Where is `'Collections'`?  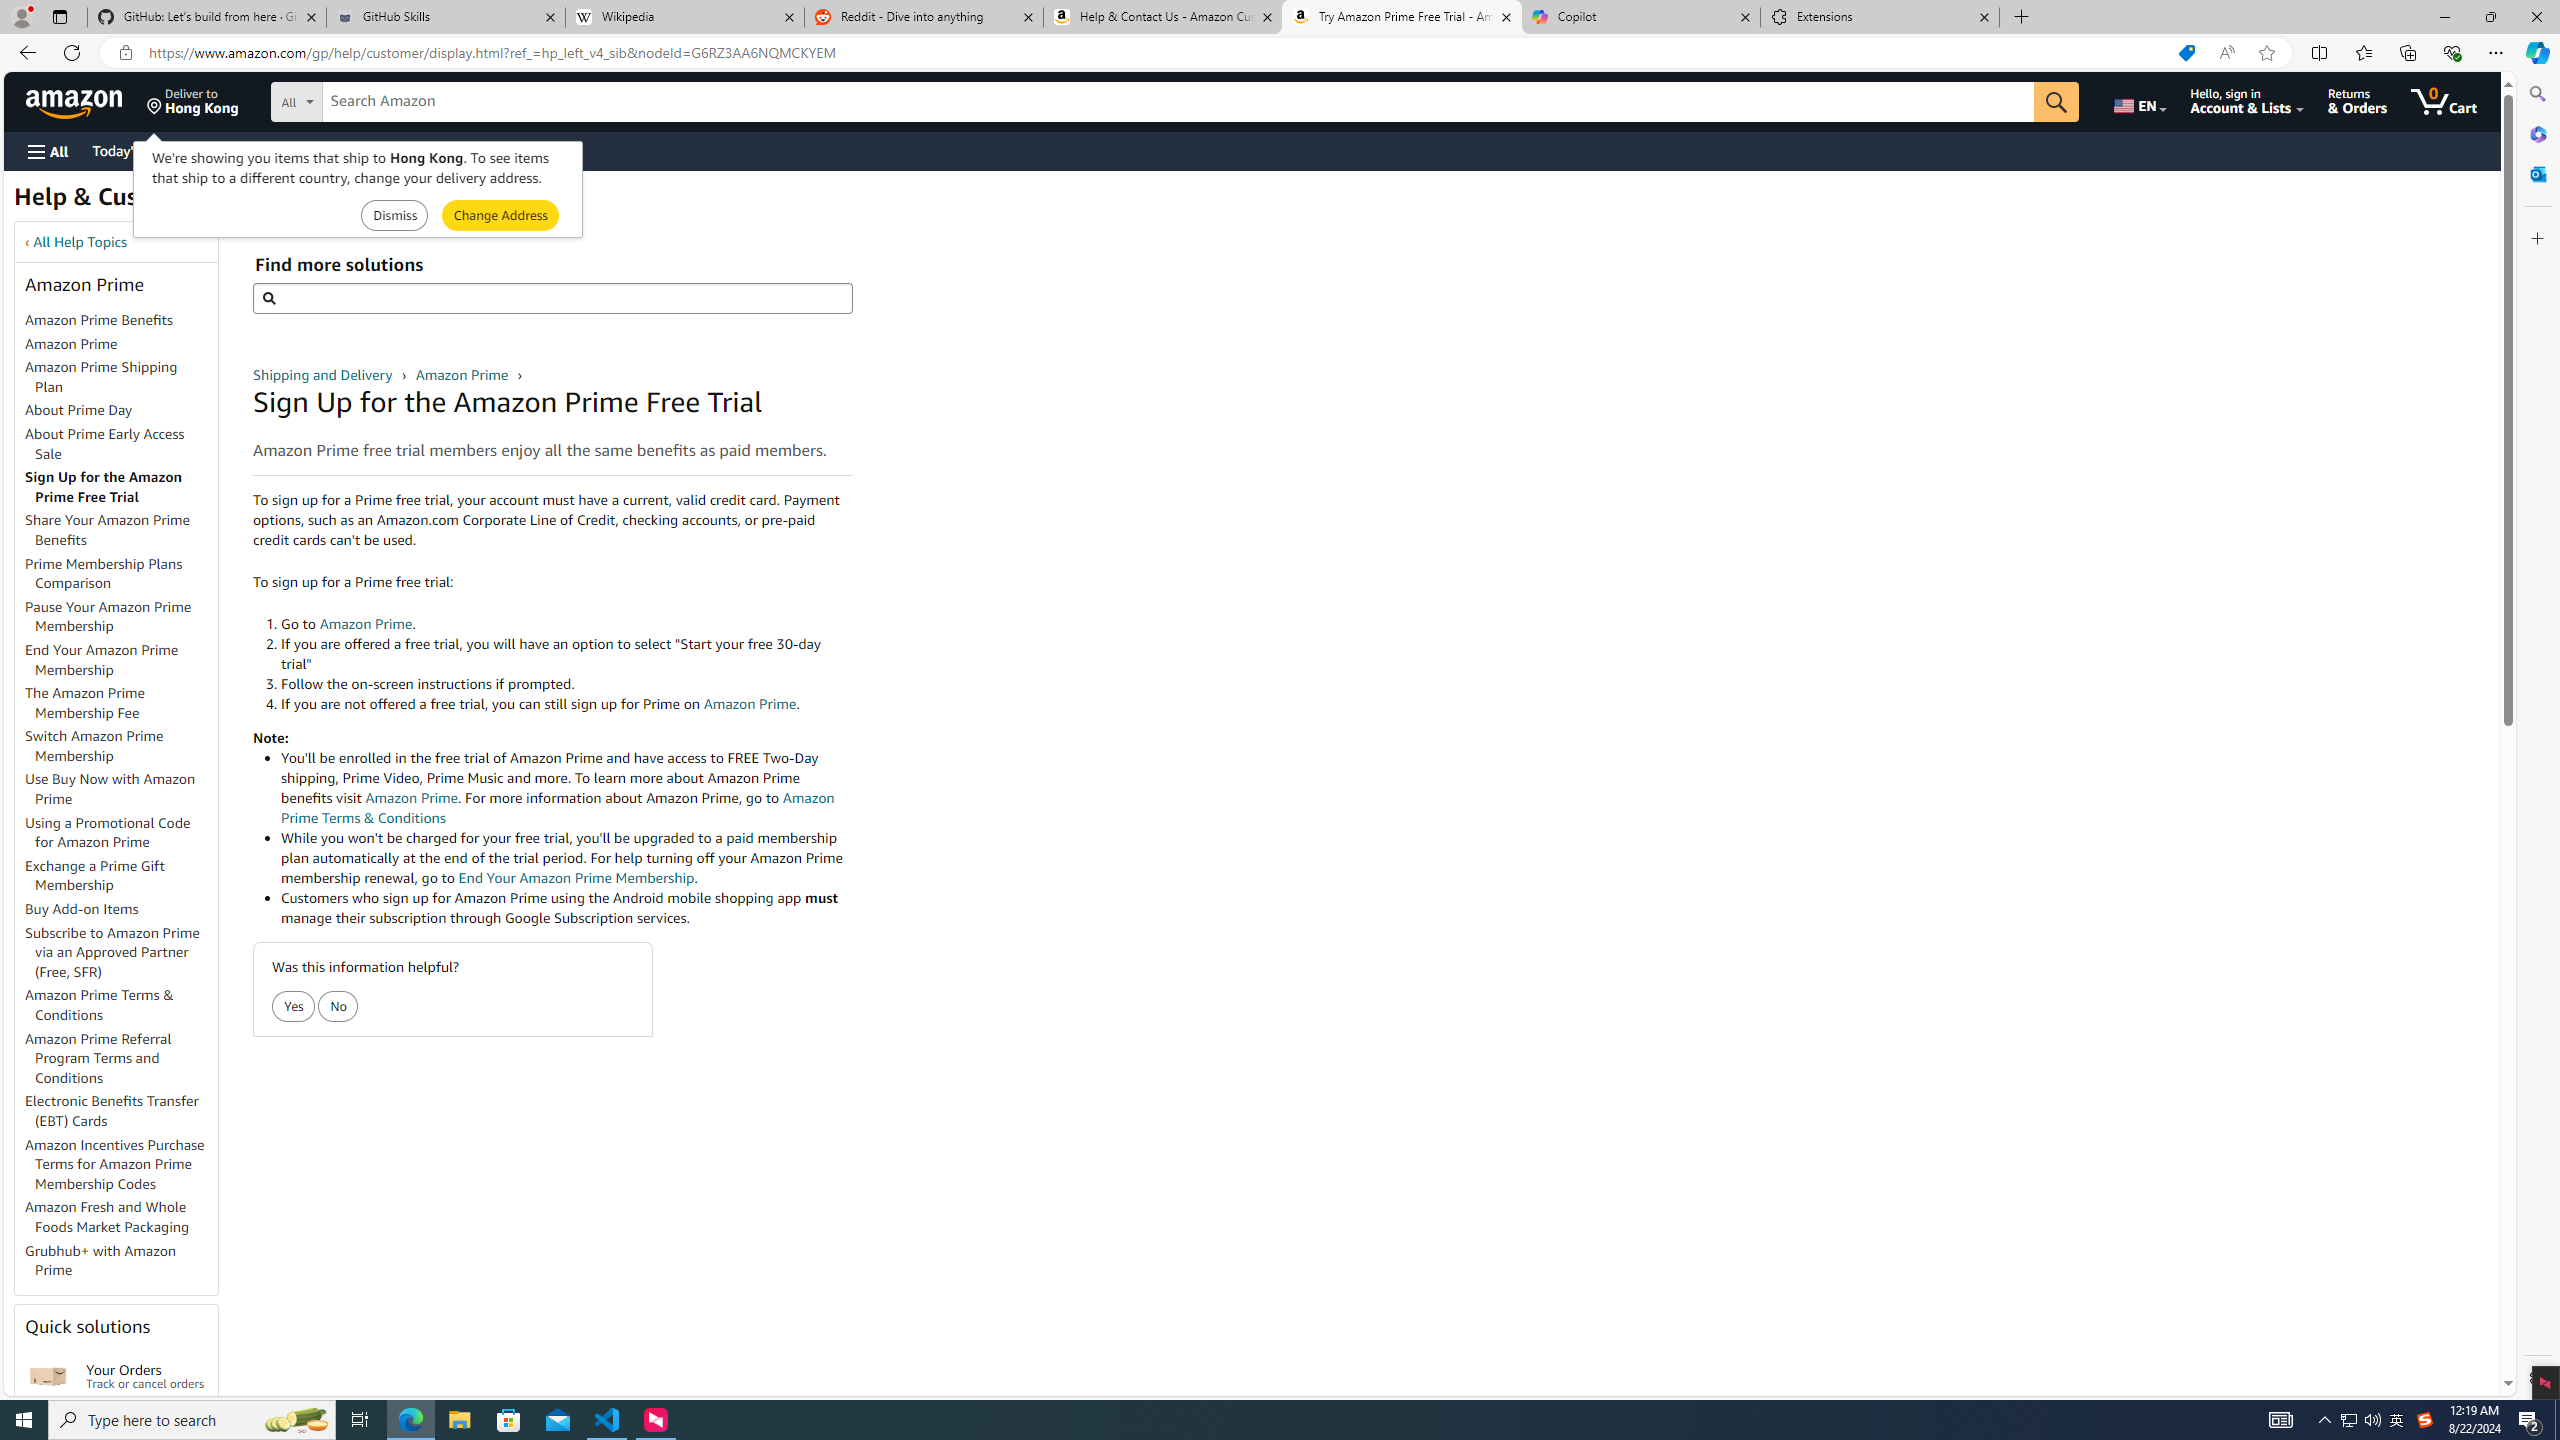
'Collections' is located at coordinates (2406, 51).